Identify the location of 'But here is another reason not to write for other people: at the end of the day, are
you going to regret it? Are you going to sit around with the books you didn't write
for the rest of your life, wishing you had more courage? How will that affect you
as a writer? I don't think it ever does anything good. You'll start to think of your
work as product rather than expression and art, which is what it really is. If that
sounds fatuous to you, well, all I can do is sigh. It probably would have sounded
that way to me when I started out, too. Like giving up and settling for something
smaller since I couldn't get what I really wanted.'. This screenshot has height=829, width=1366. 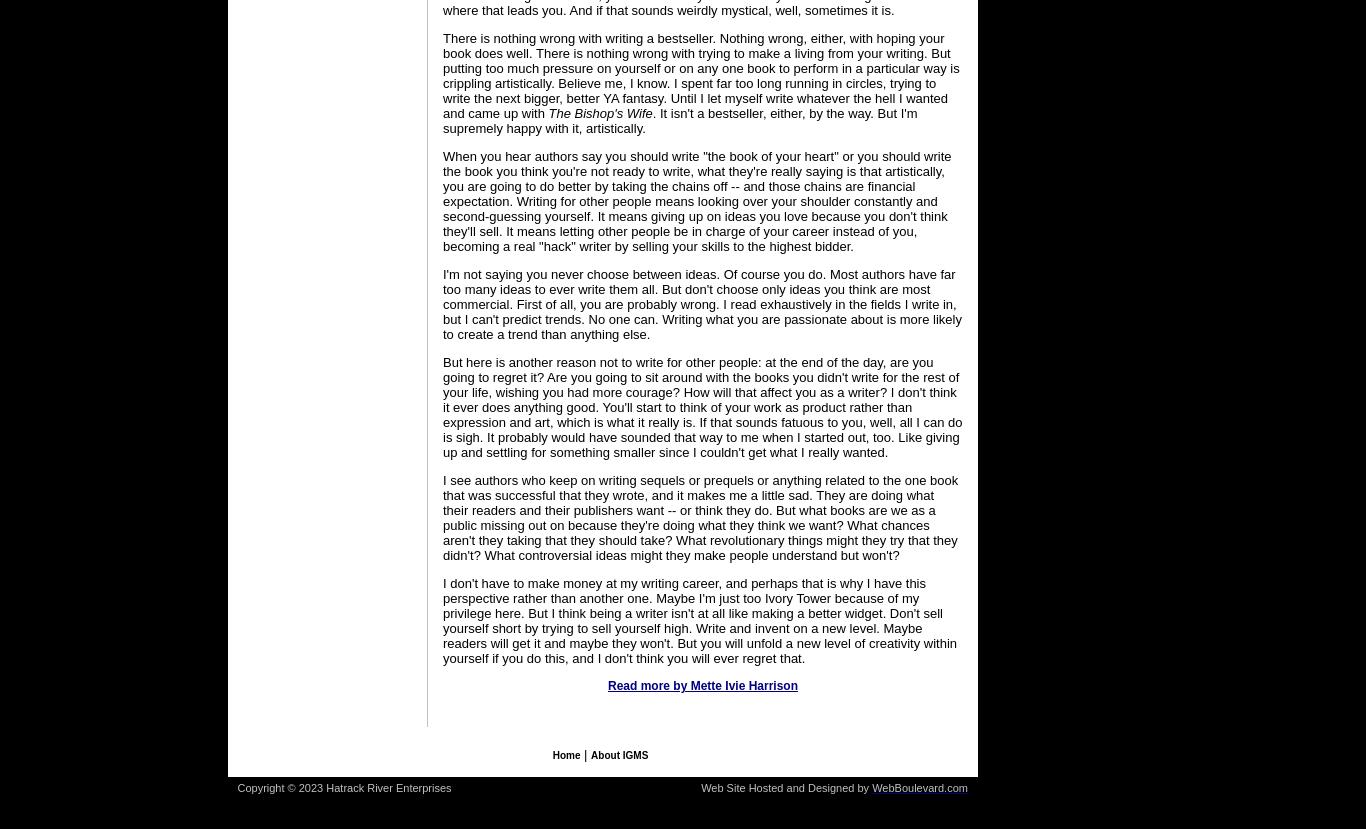
(441, 407).